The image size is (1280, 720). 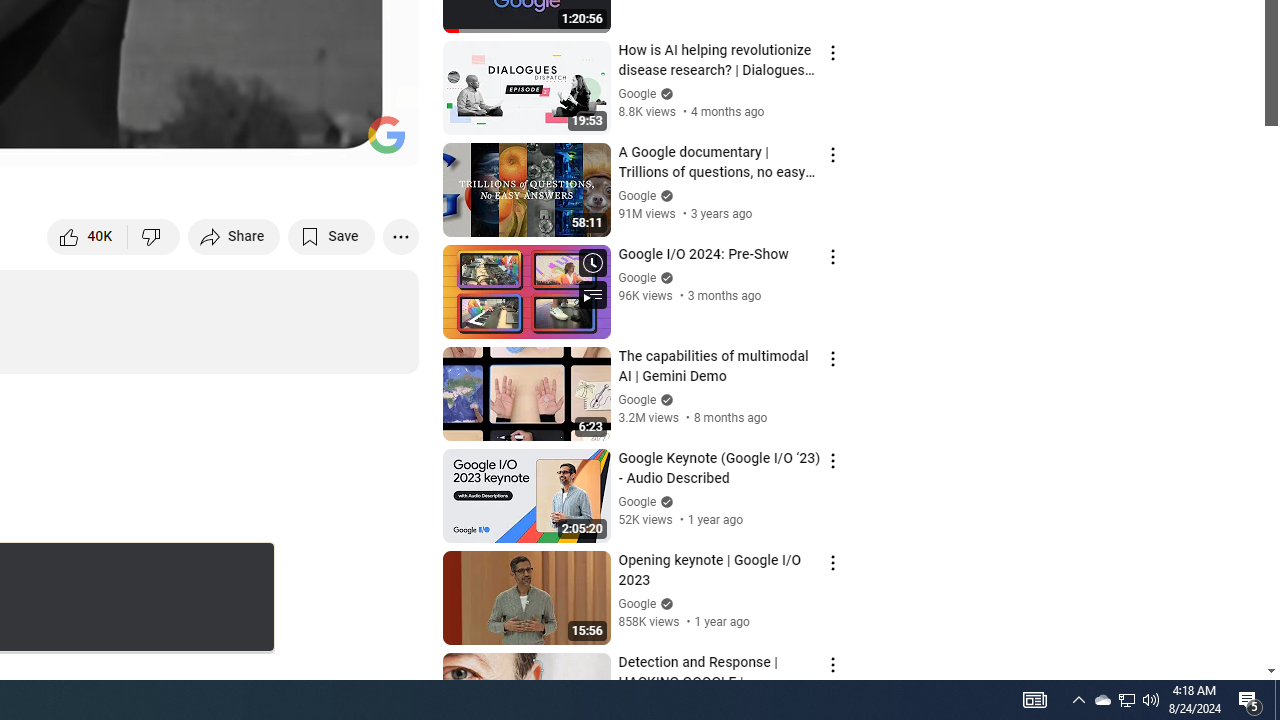 I want to click on 'Save to playlist', so click(x=331, y=235).